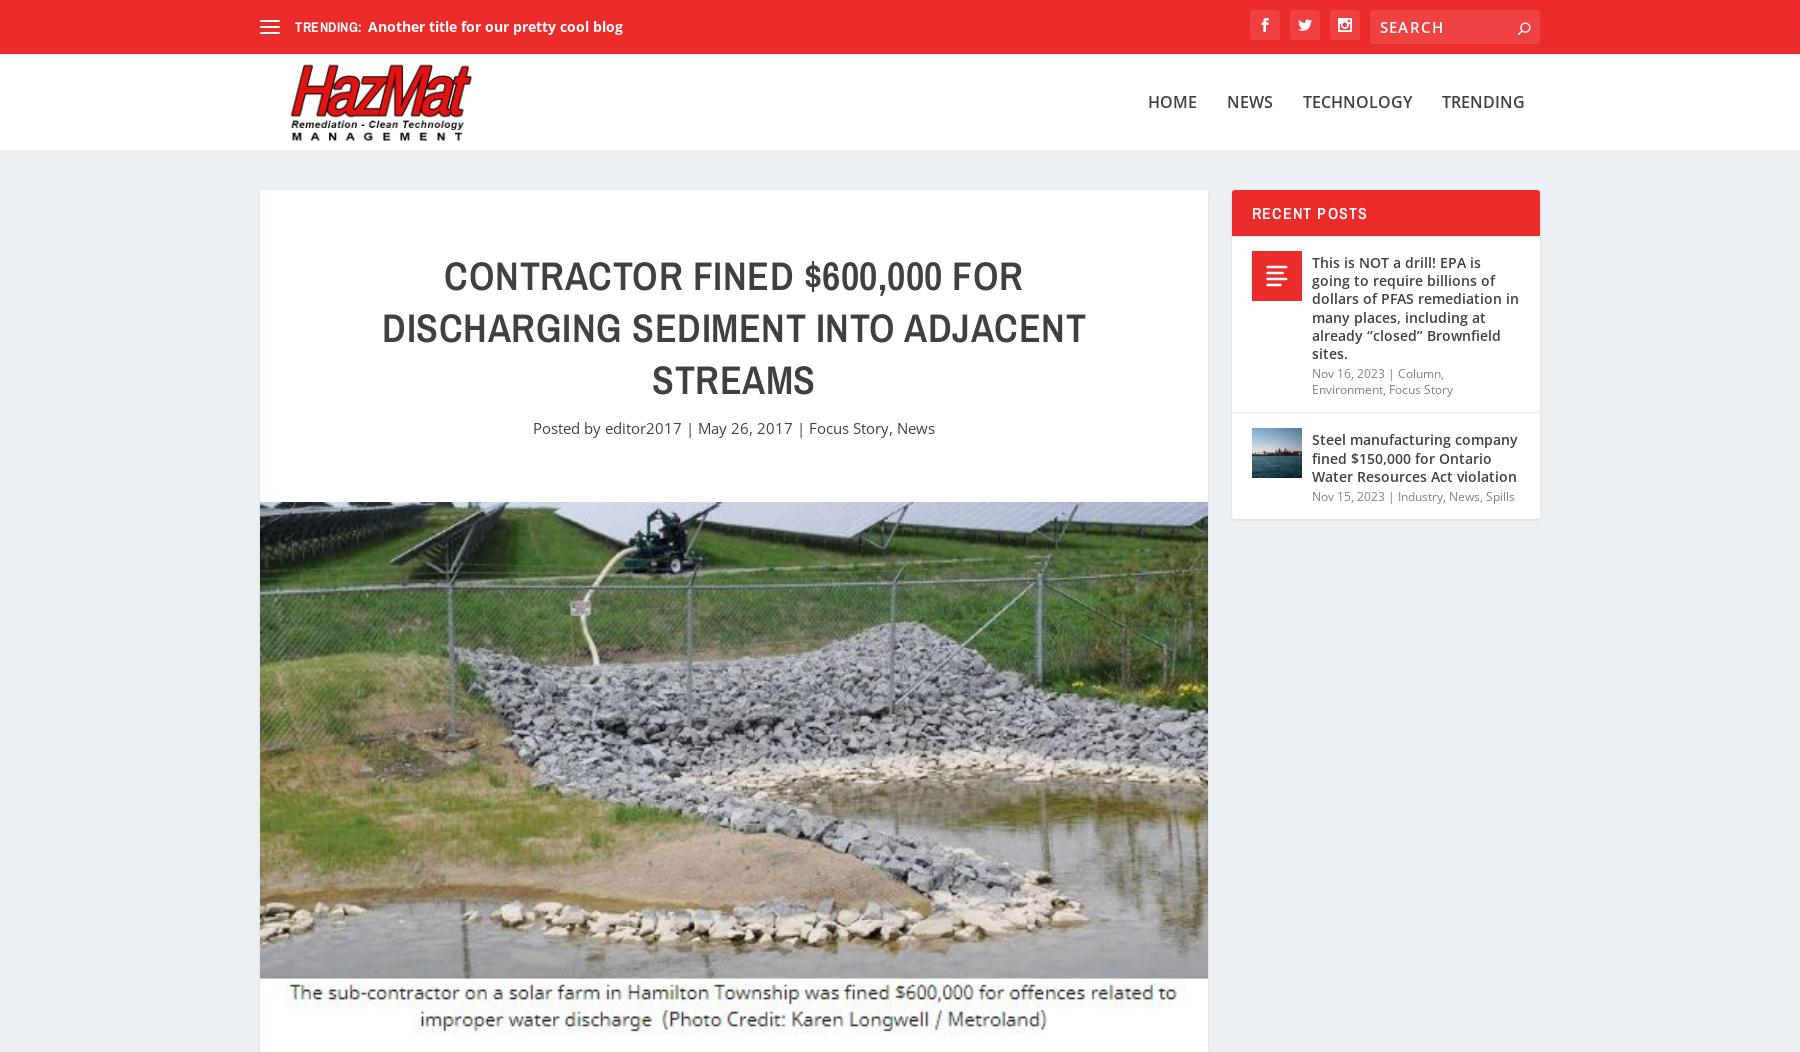 The width and height of the screenshot is (1800, 1052). Describe the element at coordinates (568, 426) in the screenshot. I see `'Posted by'` at that location.